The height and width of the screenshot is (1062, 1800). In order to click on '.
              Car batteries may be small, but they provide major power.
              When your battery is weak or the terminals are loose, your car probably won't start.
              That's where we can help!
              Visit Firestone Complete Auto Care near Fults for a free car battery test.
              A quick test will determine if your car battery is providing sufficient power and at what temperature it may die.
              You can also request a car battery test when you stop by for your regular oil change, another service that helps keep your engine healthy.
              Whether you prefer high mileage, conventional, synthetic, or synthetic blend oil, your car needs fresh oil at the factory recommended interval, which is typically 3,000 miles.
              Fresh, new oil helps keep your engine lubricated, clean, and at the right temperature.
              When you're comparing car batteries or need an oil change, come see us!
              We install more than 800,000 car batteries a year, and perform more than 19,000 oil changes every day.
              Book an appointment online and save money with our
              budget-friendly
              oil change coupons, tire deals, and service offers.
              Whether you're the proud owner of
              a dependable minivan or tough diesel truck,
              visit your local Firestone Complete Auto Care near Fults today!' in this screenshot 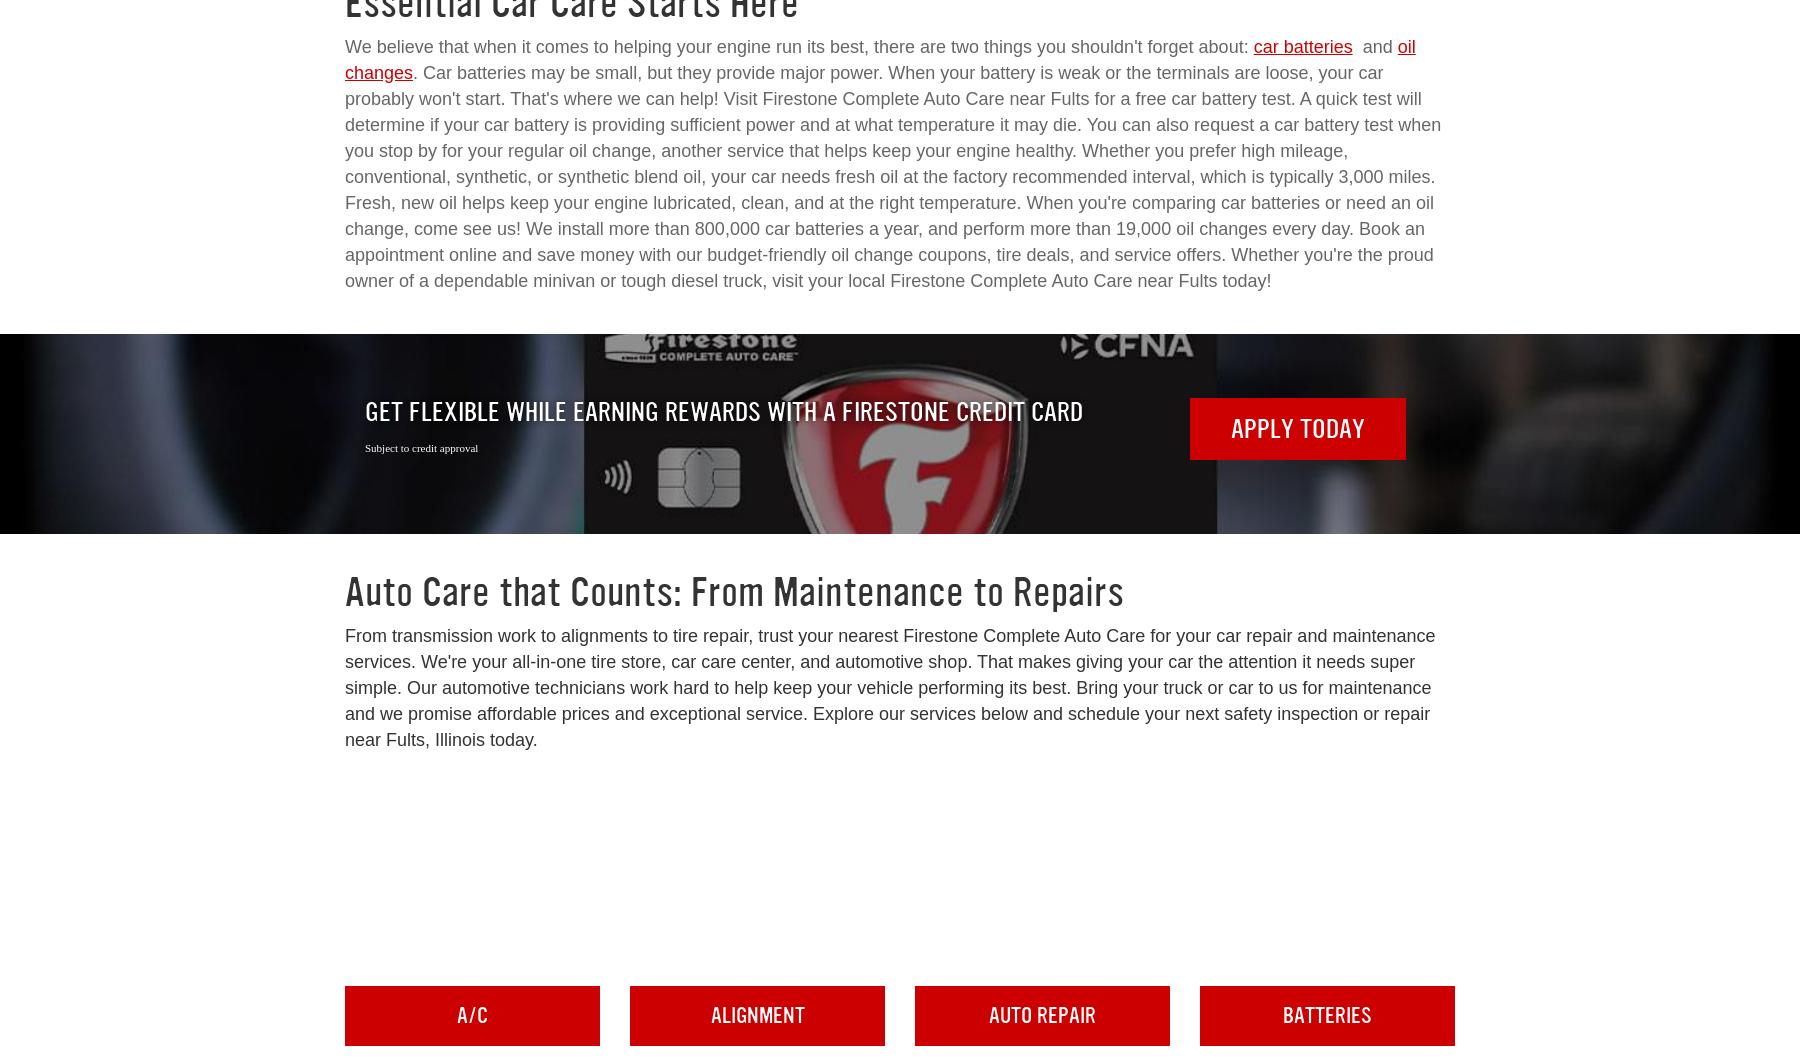, I will do `click(892, 177)`.